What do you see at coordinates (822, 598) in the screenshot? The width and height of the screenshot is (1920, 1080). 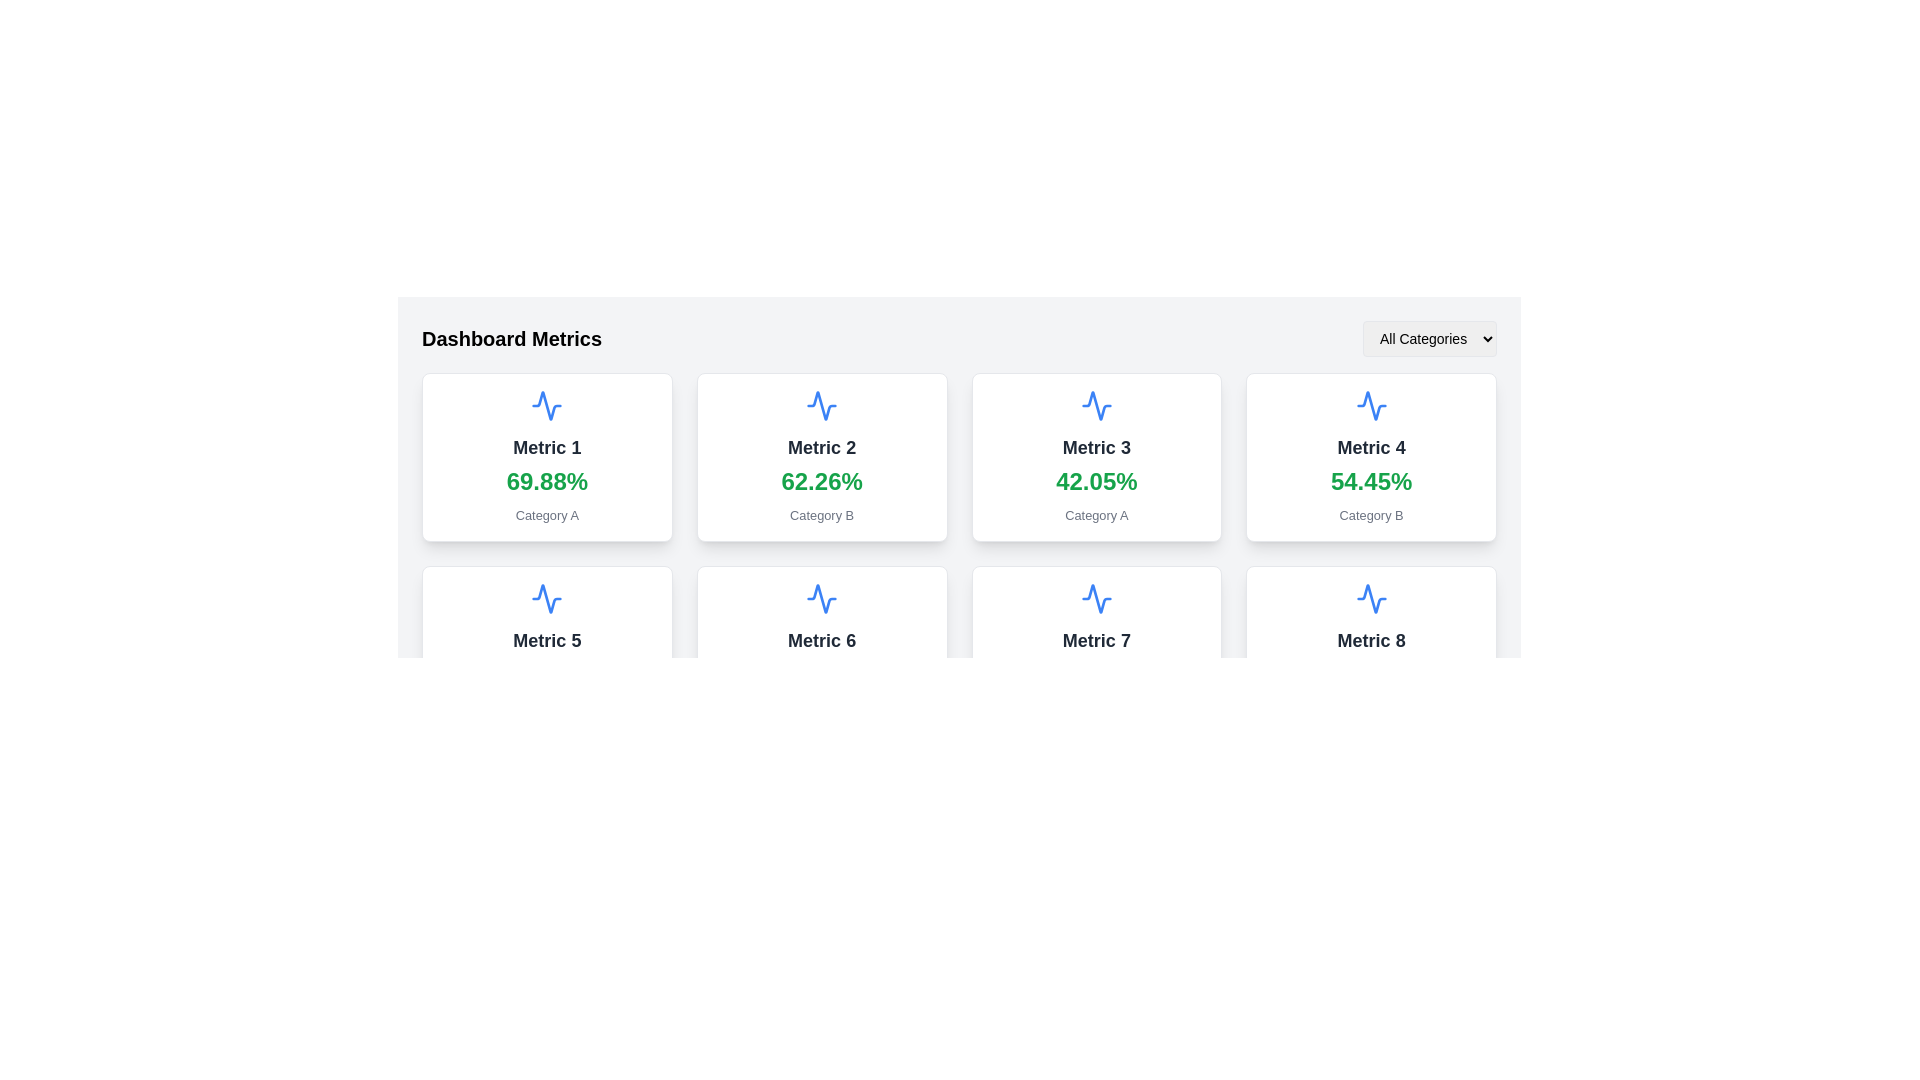 I see `the Icon (SVG) that visually represents data related to the 'Metric 6' card, which is located in the second row and second column of the grid layout, above the label text` at bounding box center [822, 598].